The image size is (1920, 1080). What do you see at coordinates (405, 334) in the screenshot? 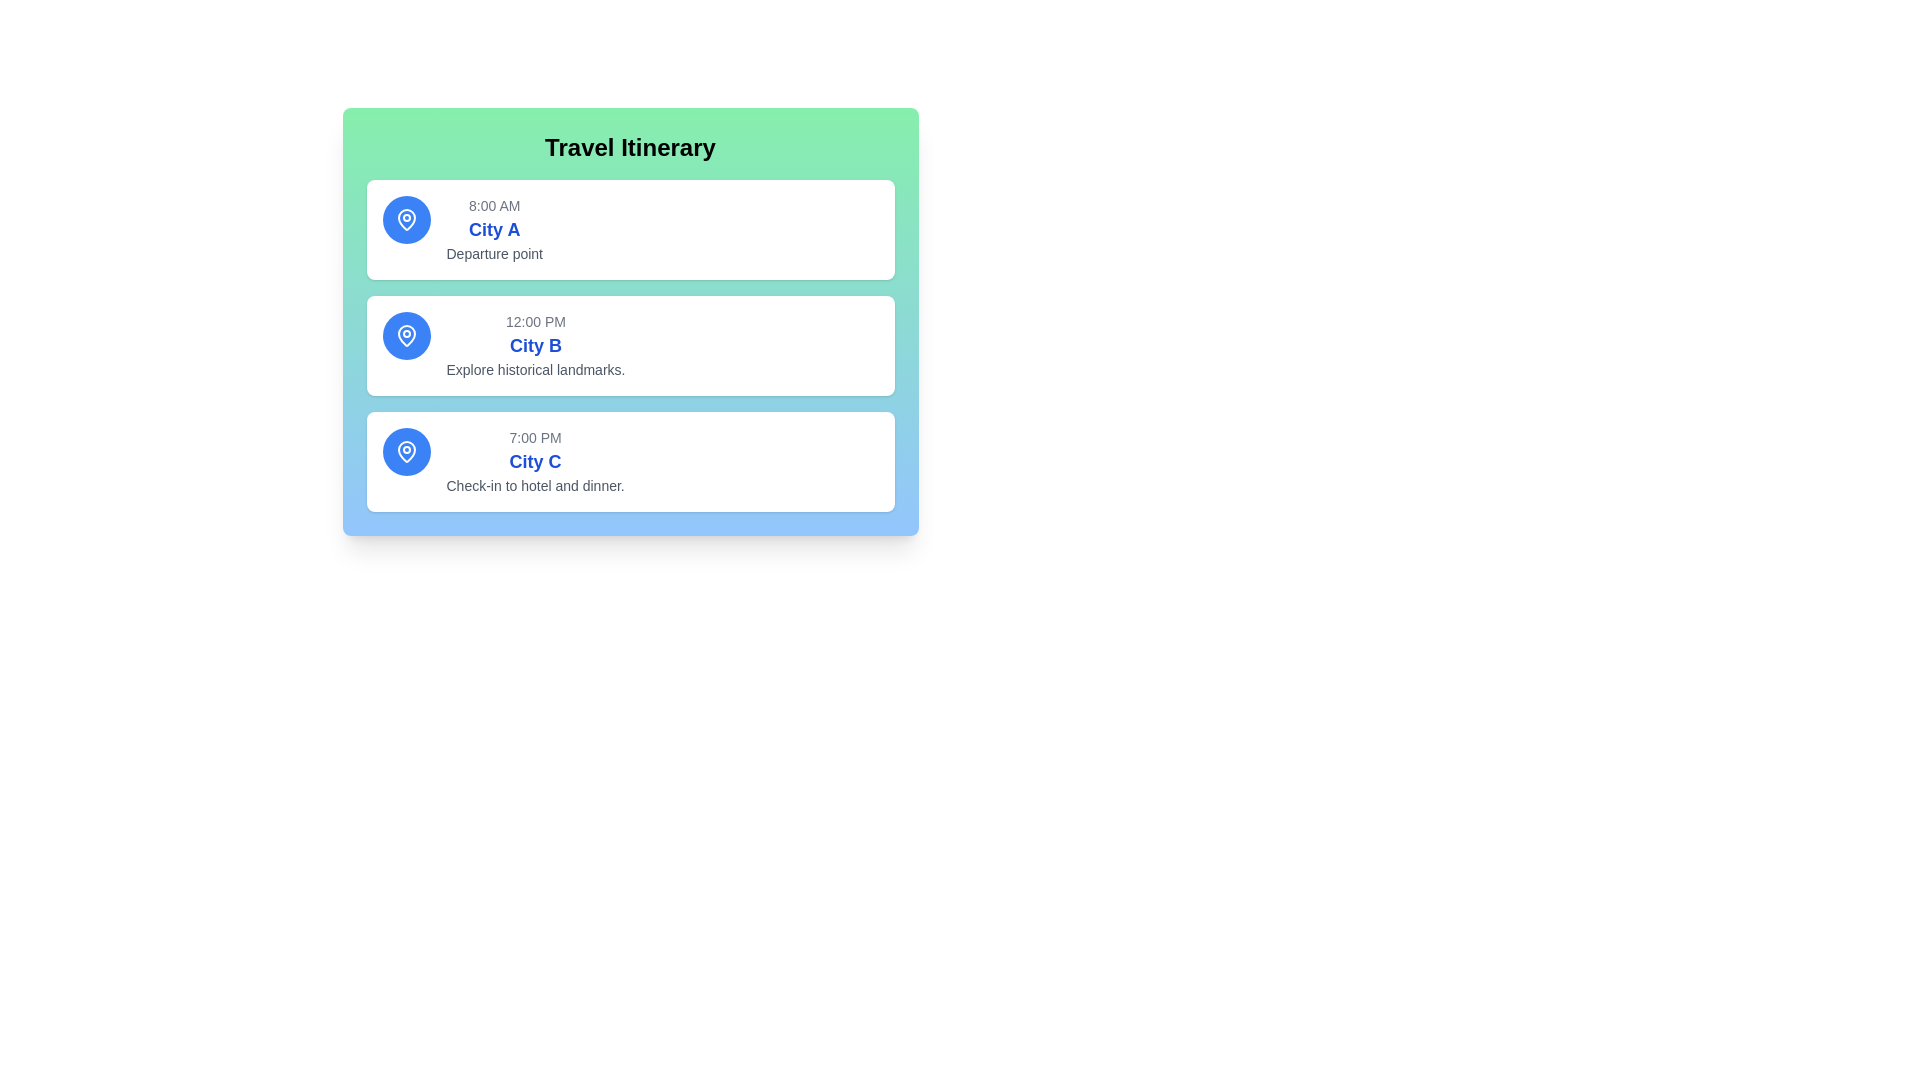
I see `the solid blue circular Icon button with a white pin icon, located in the travel itinerary section, aligned with the labels '12:00 PM,' 'City B,' and 'Explore historical landmarks.'` at bounding box center [405, 334].